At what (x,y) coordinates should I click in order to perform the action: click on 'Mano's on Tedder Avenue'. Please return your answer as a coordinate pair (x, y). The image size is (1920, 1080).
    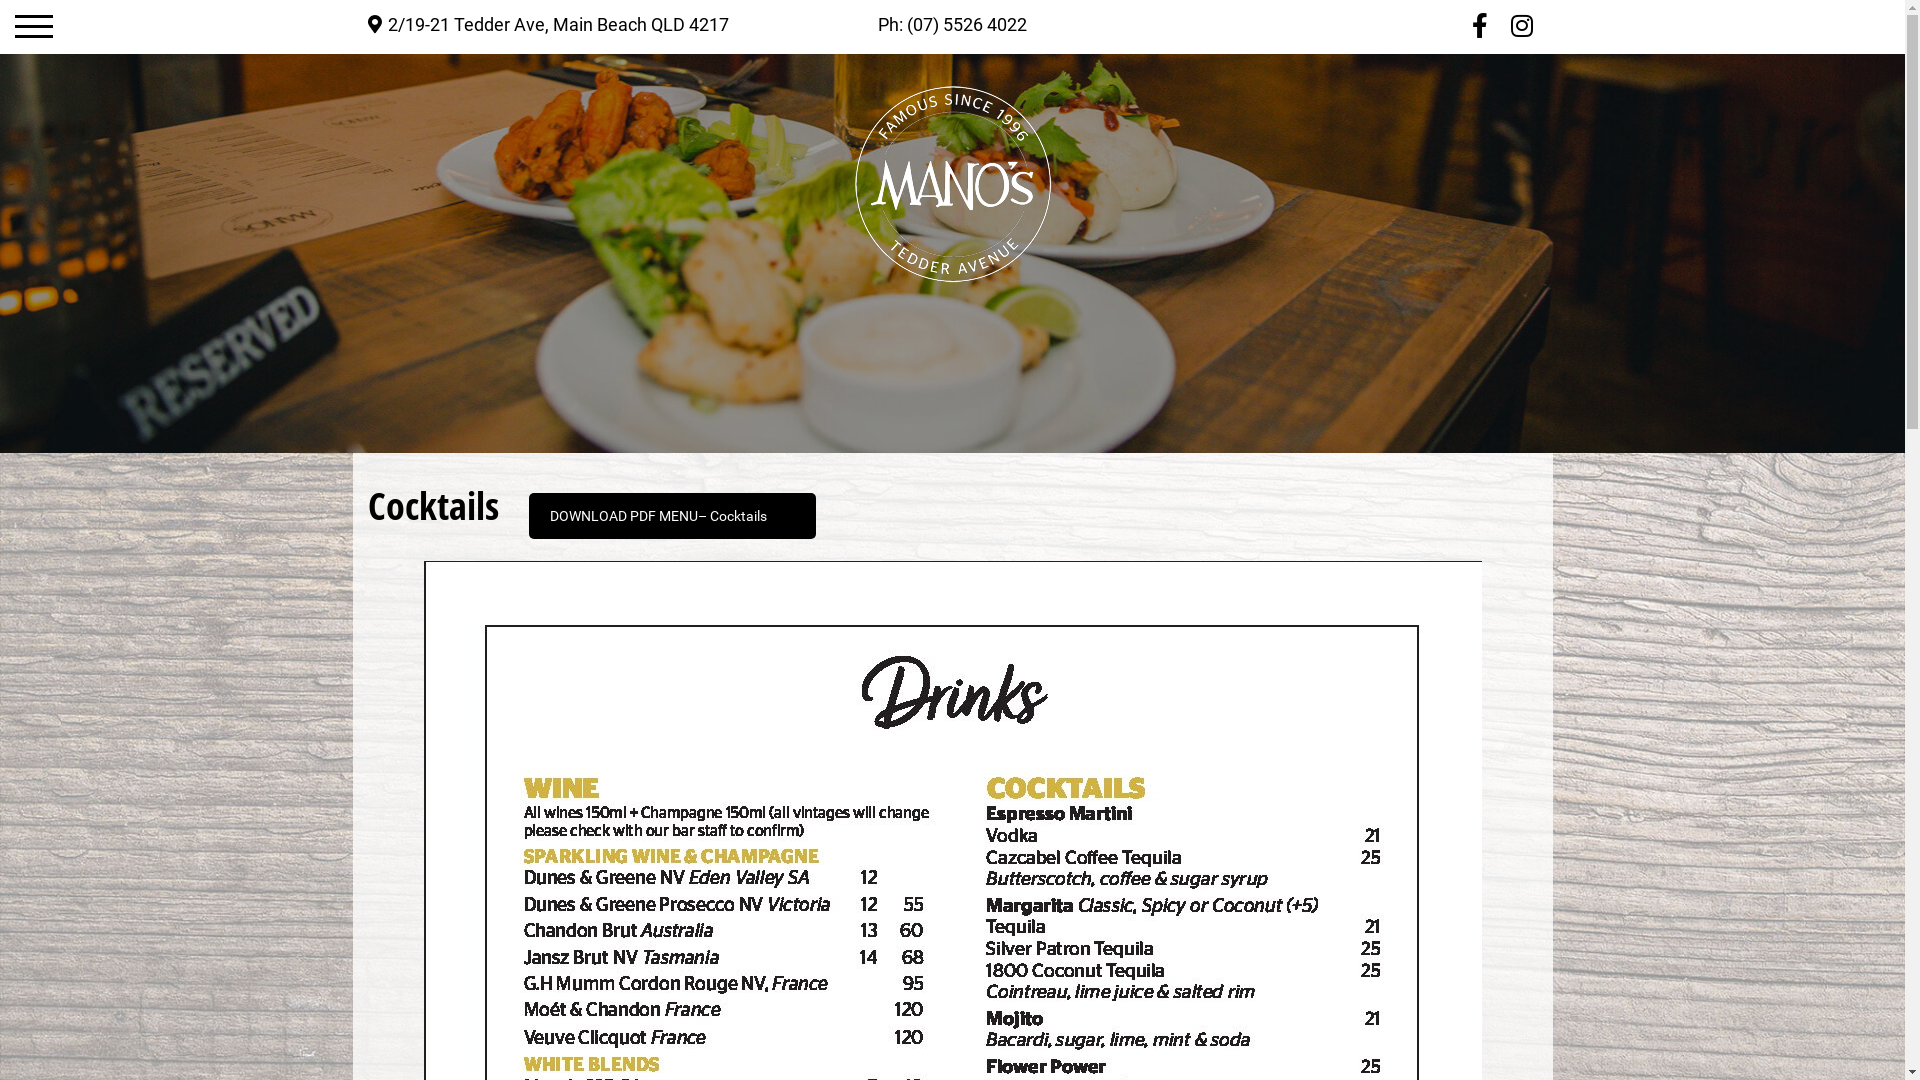
    Looking at the image, I should click on (950, 184).